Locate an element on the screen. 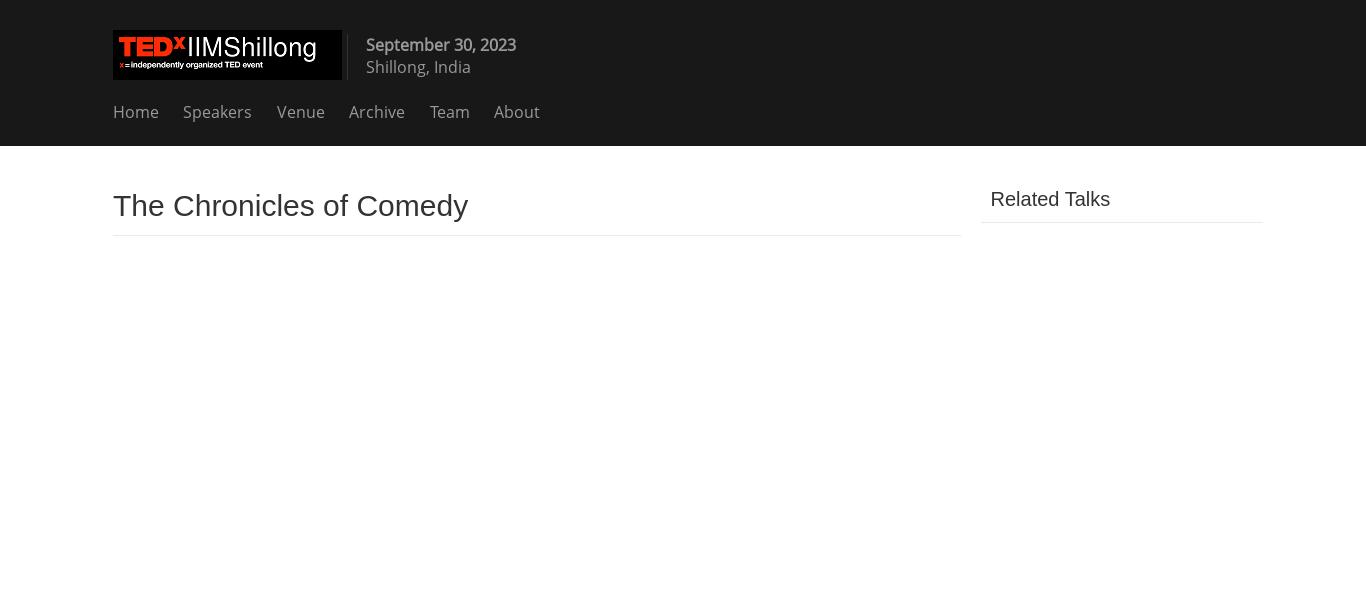 The width and height of the screenshot is (1366, 607). 'Shillong, India' is located at coordinates (417, 66).